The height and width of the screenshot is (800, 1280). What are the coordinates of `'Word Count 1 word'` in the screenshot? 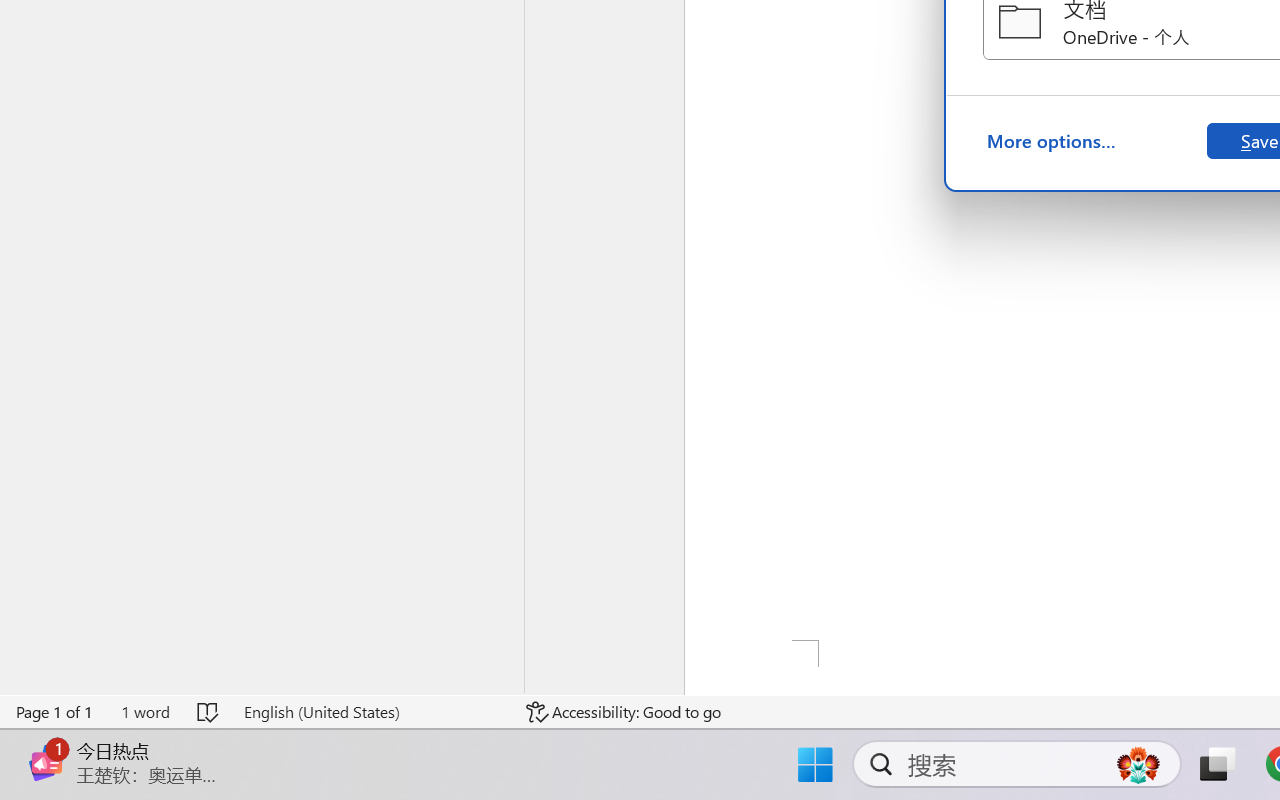 It's located at (144, 711).